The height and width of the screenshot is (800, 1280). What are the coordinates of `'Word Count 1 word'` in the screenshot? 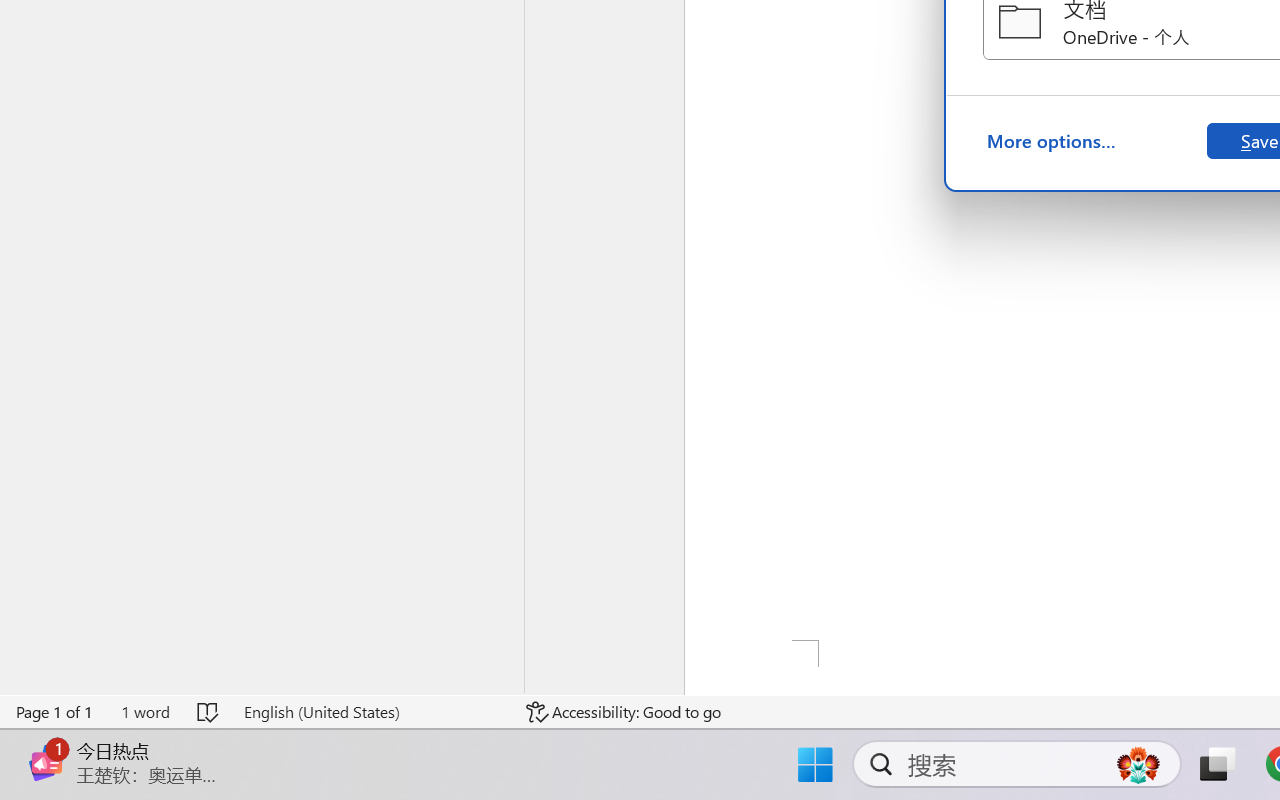 It's located at (144, 711).